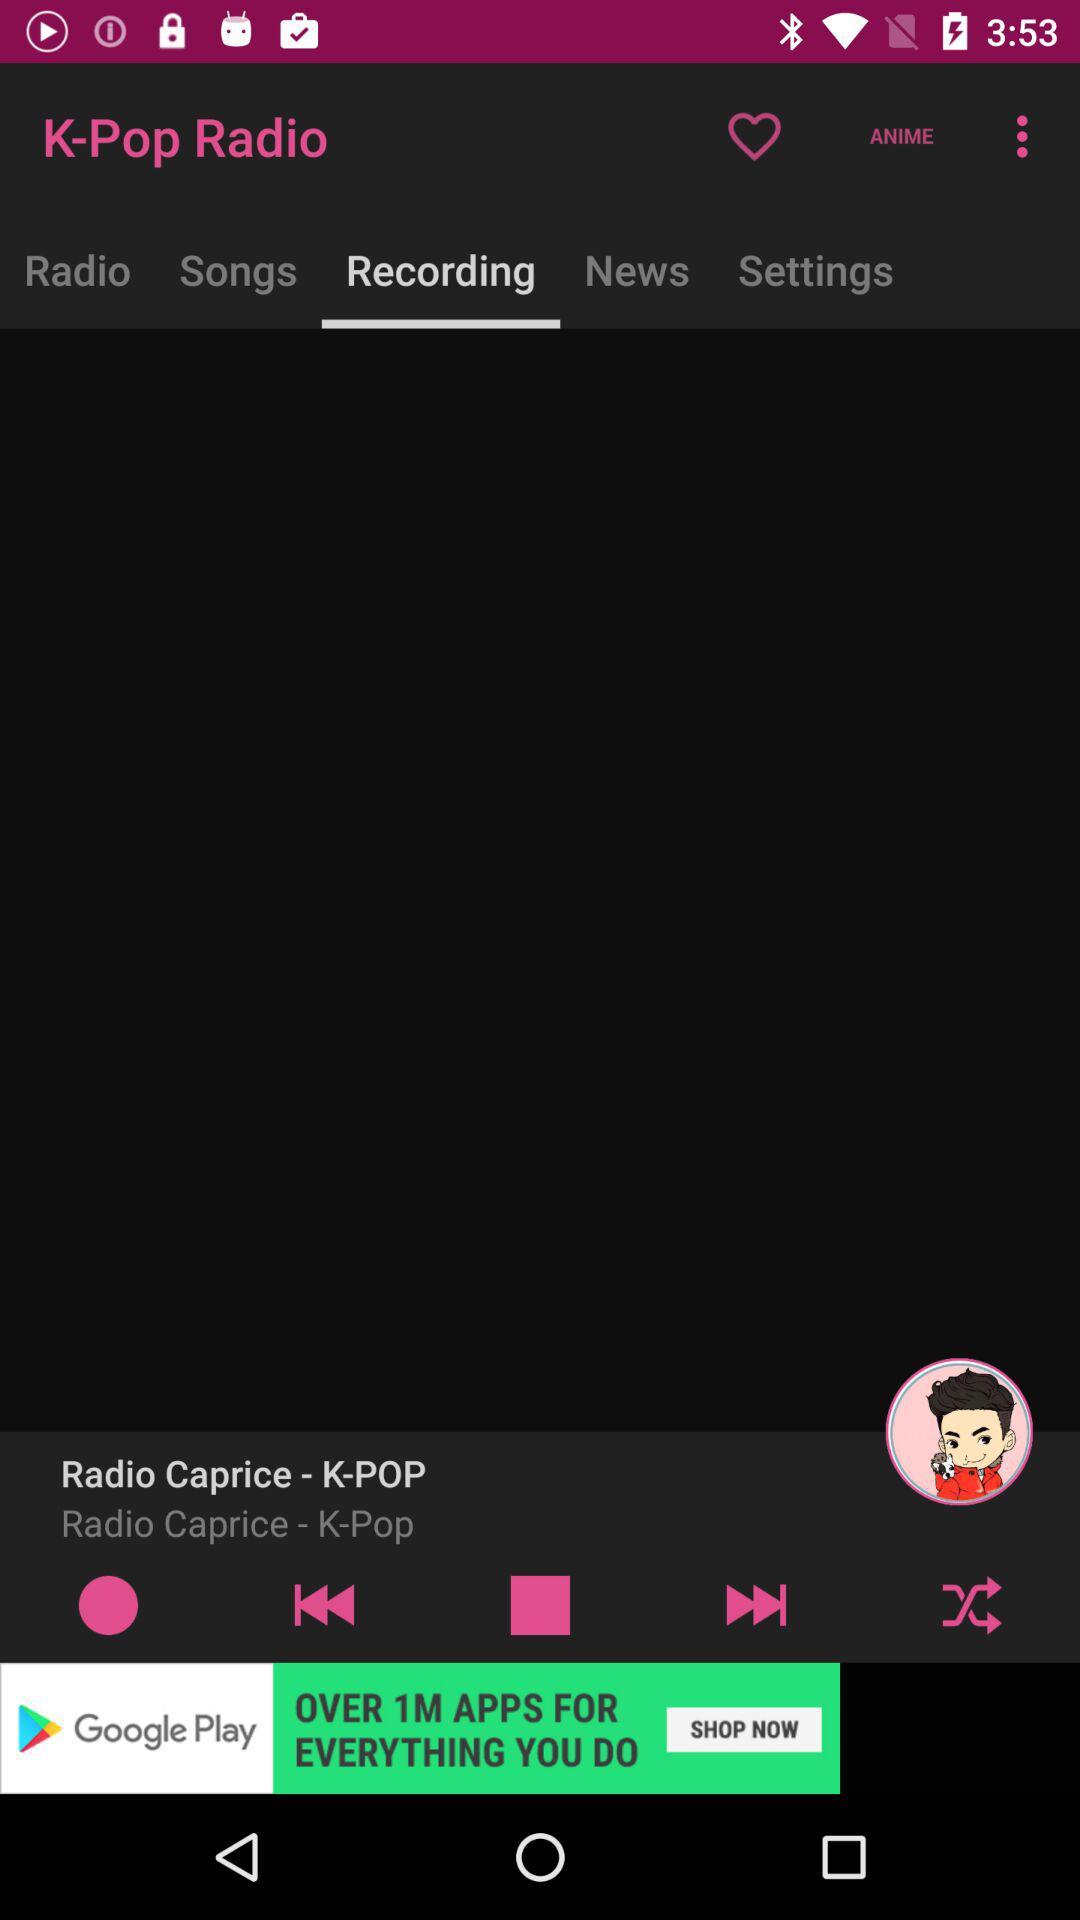 This screenshot has height=1920, width=1080. Describe the element at coordinates (971, 1604) in the screenshot. I see `shuffle option` at that location.